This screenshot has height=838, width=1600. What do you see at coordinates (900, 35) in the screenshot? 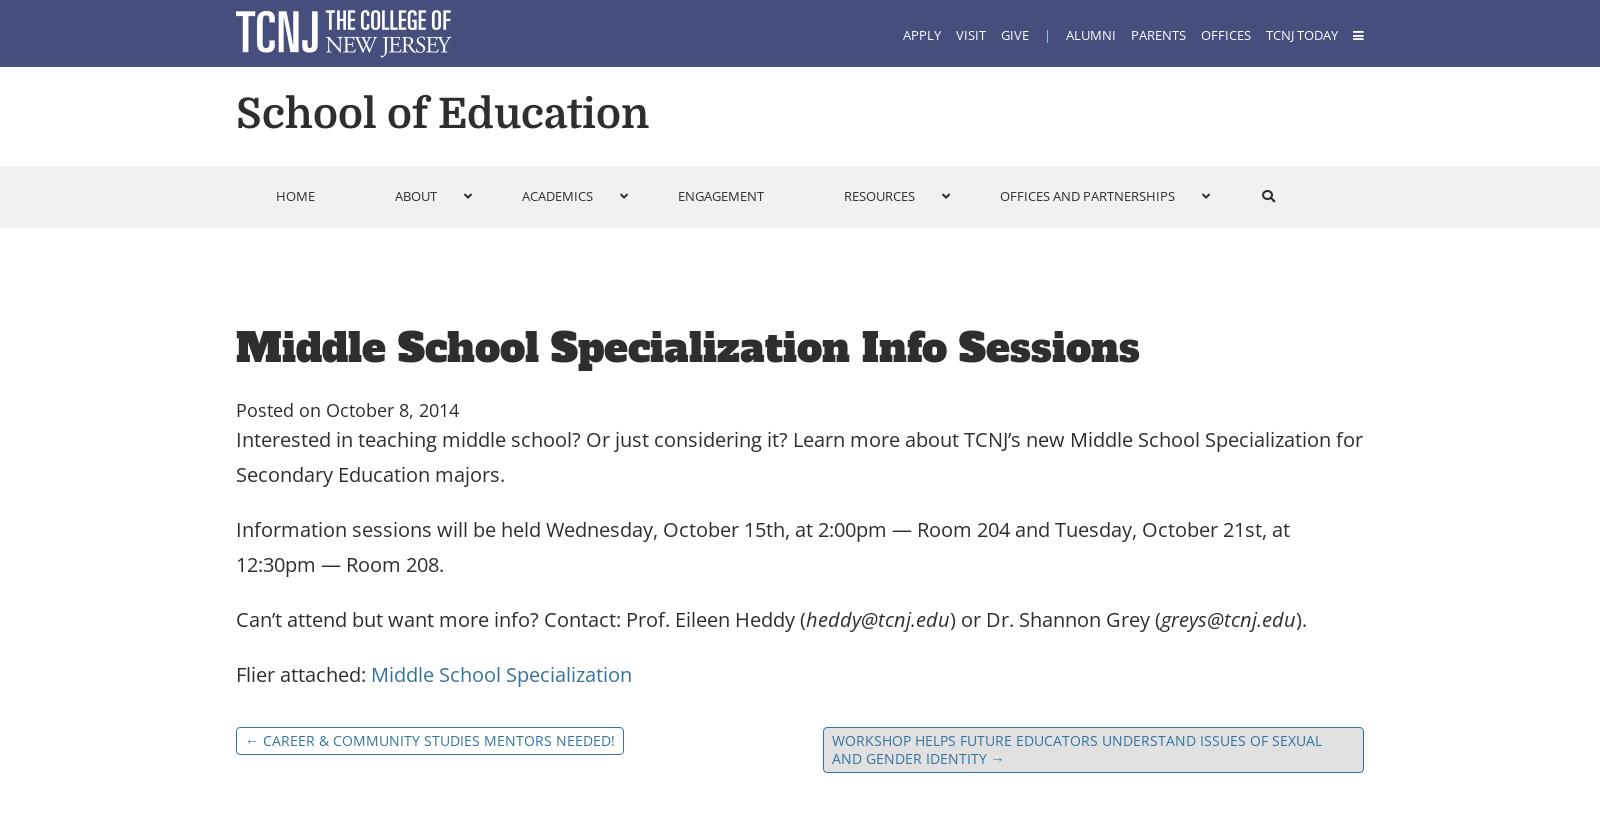
I see `'Apply'` at bounding box center [900, 35].